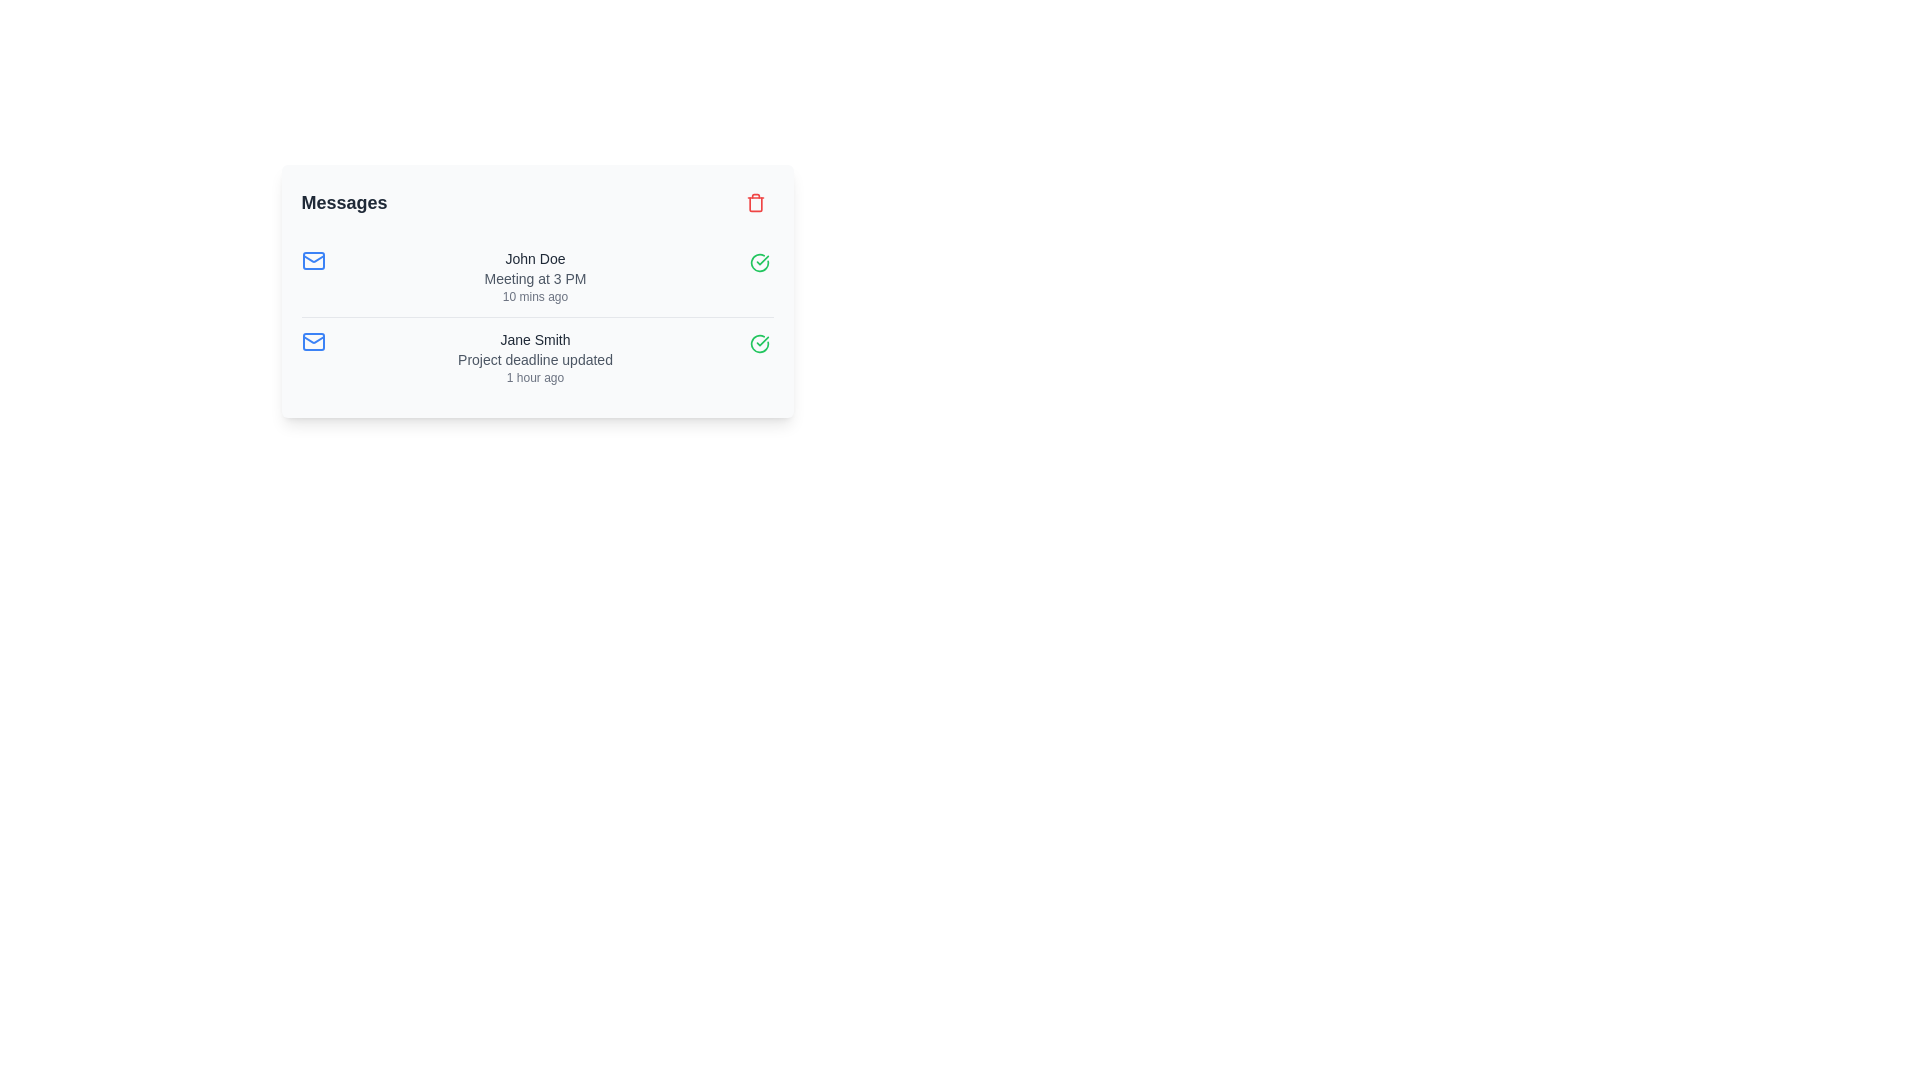 This screenshot has height=1080, width=1920. Describe the element at coordinates (754, 203) in the screenshot. I see `the prominent red trash can icon located in the upper-right corner of the 'Messages' card` at that location.